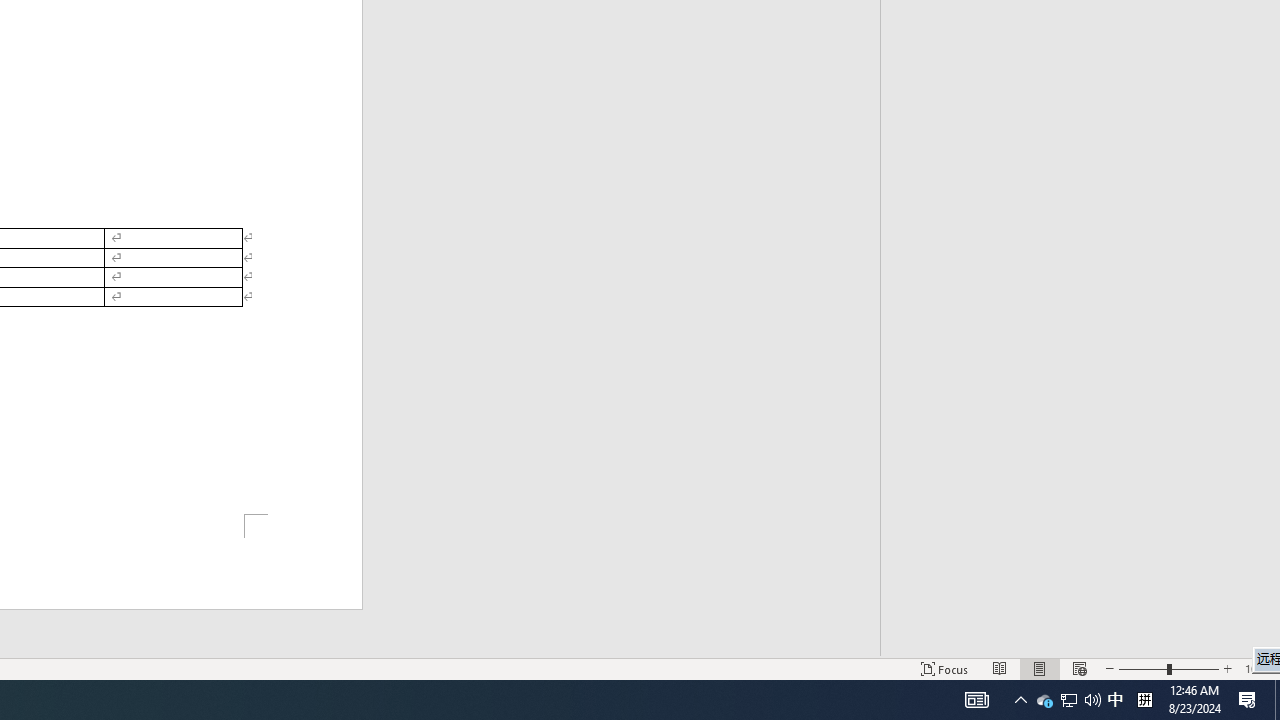 The image size is (1280, 720). I want to click on 'Print Layout', so click(1040, 669).